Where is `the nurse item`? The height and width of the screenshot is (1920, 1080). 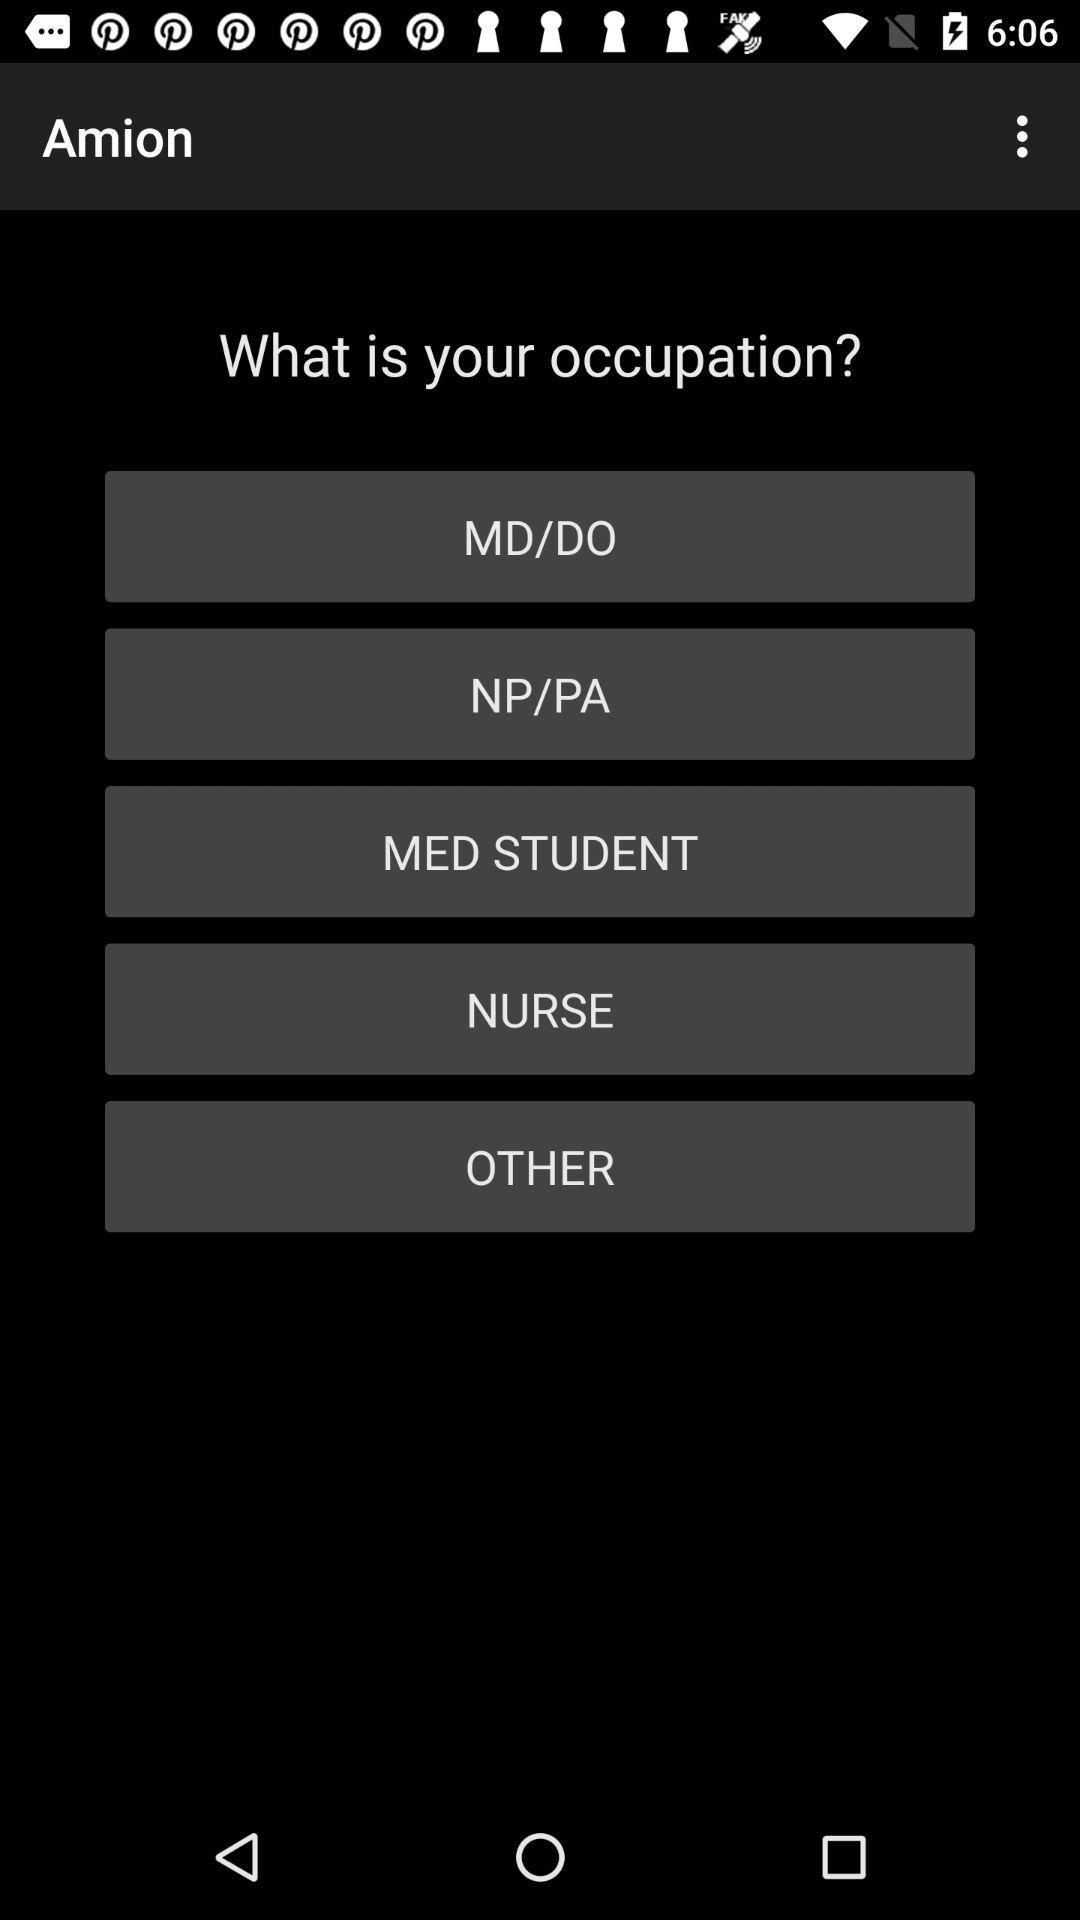
the nurse item is located at coordinates (540, 1009).